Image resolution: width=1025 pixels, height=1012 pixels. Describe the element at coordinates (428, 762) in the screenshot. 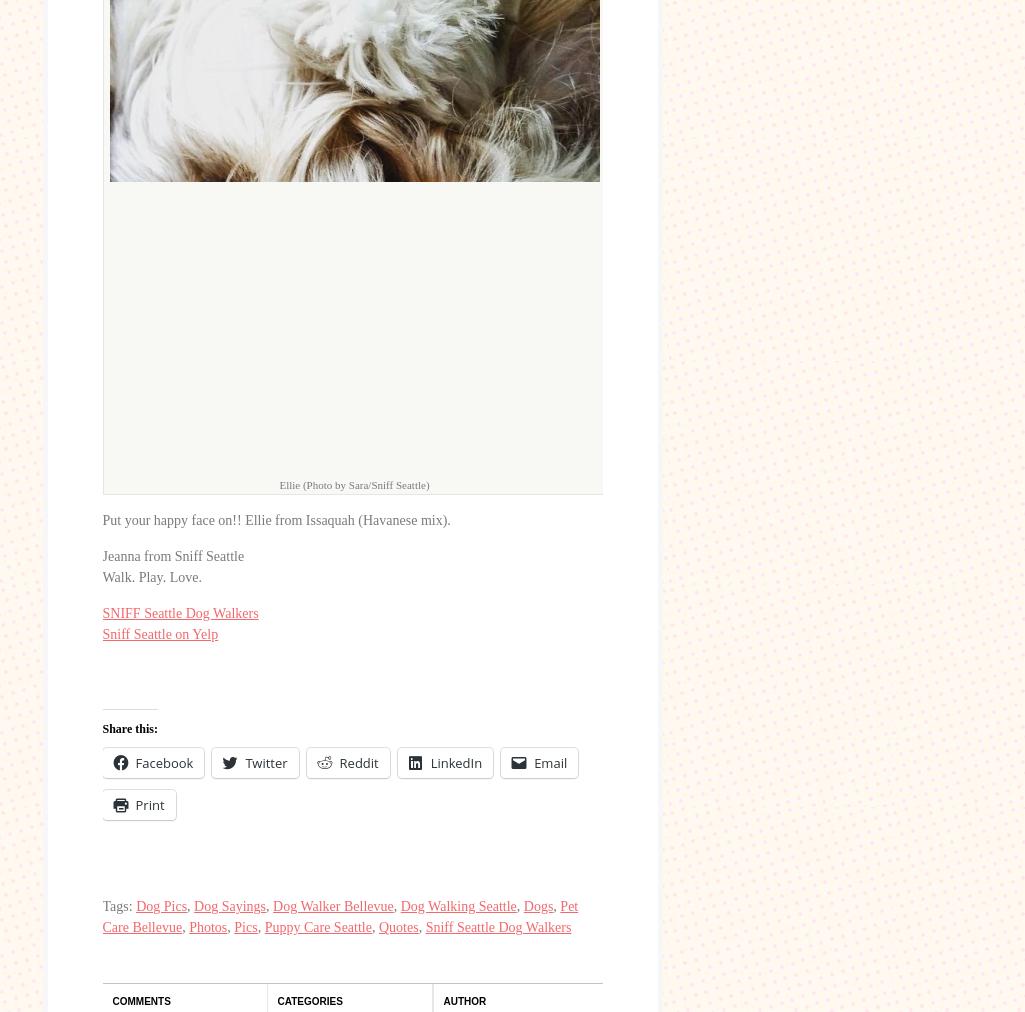

I see `'LinkedIn'` at that location.